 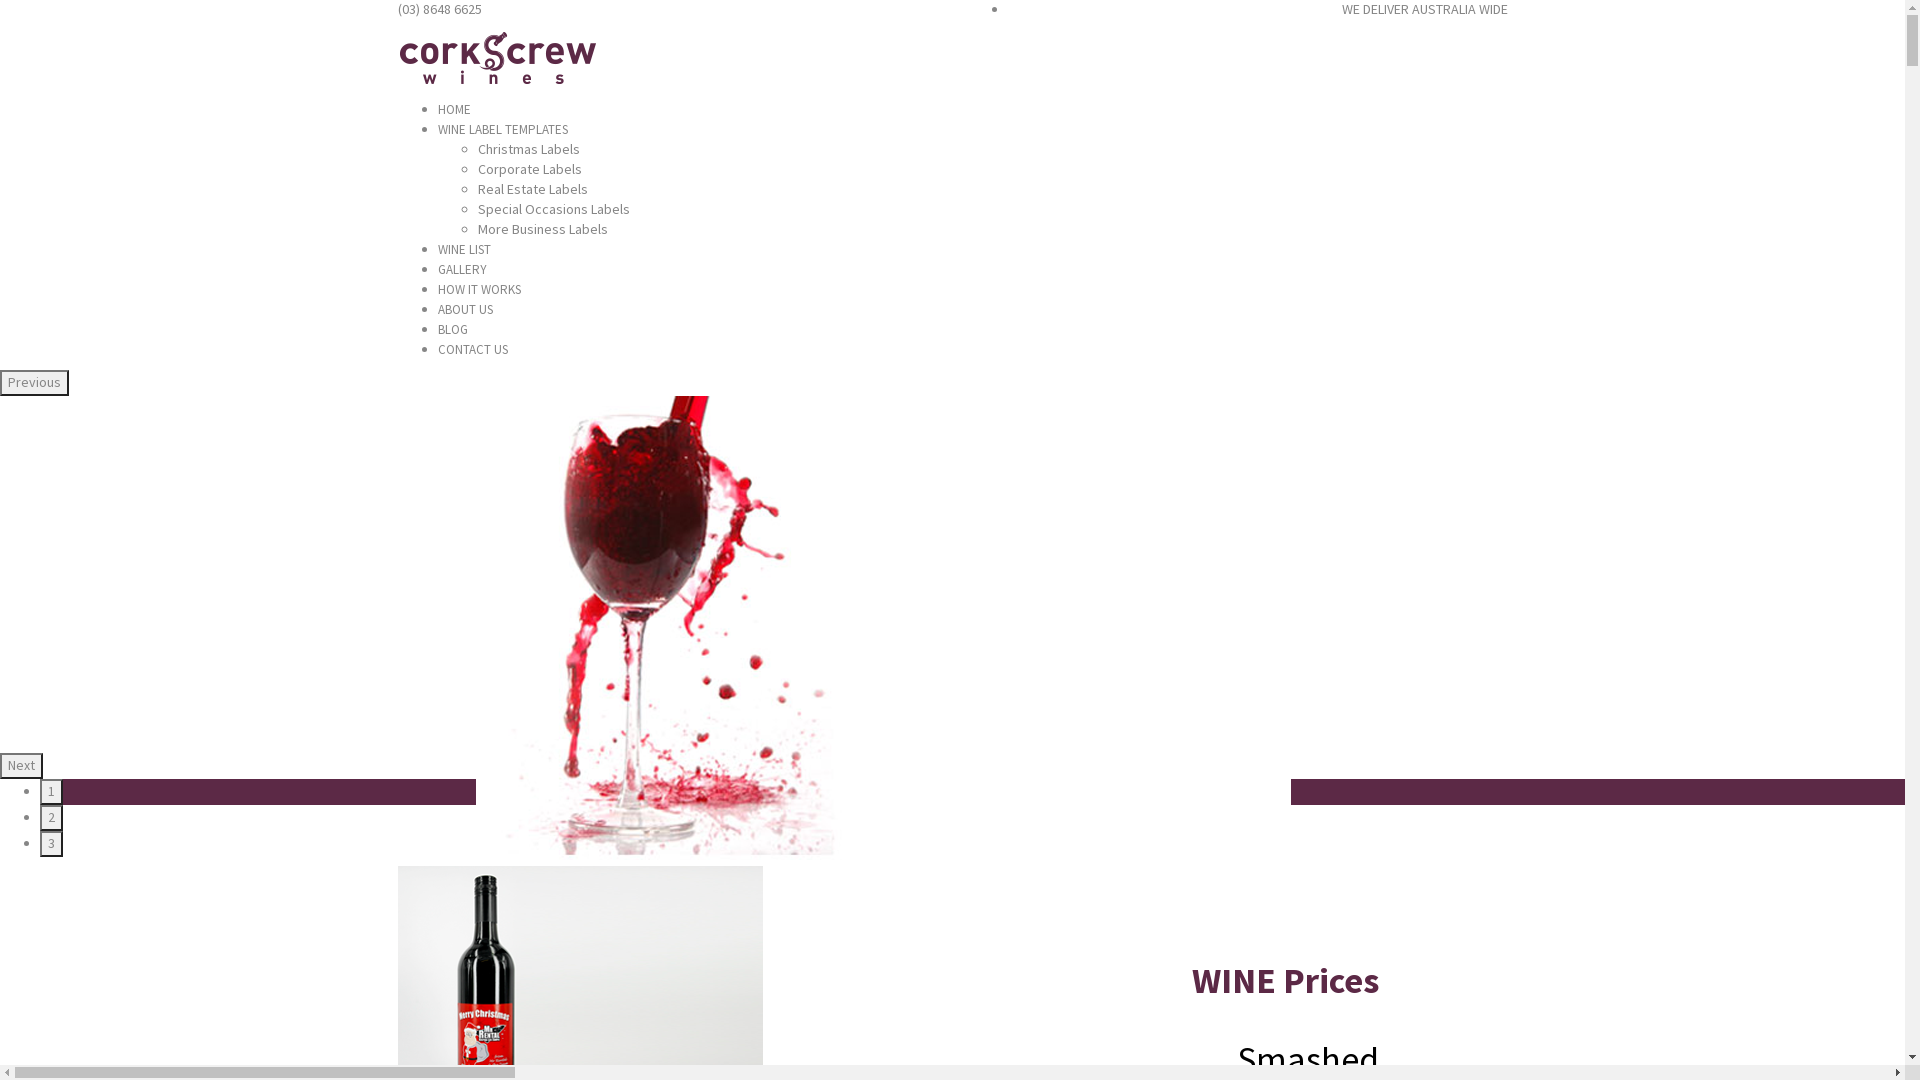 What do you see at coordinates (39, 790) in the screenshot?
I see `'1'` at bounding box center [39, 790].